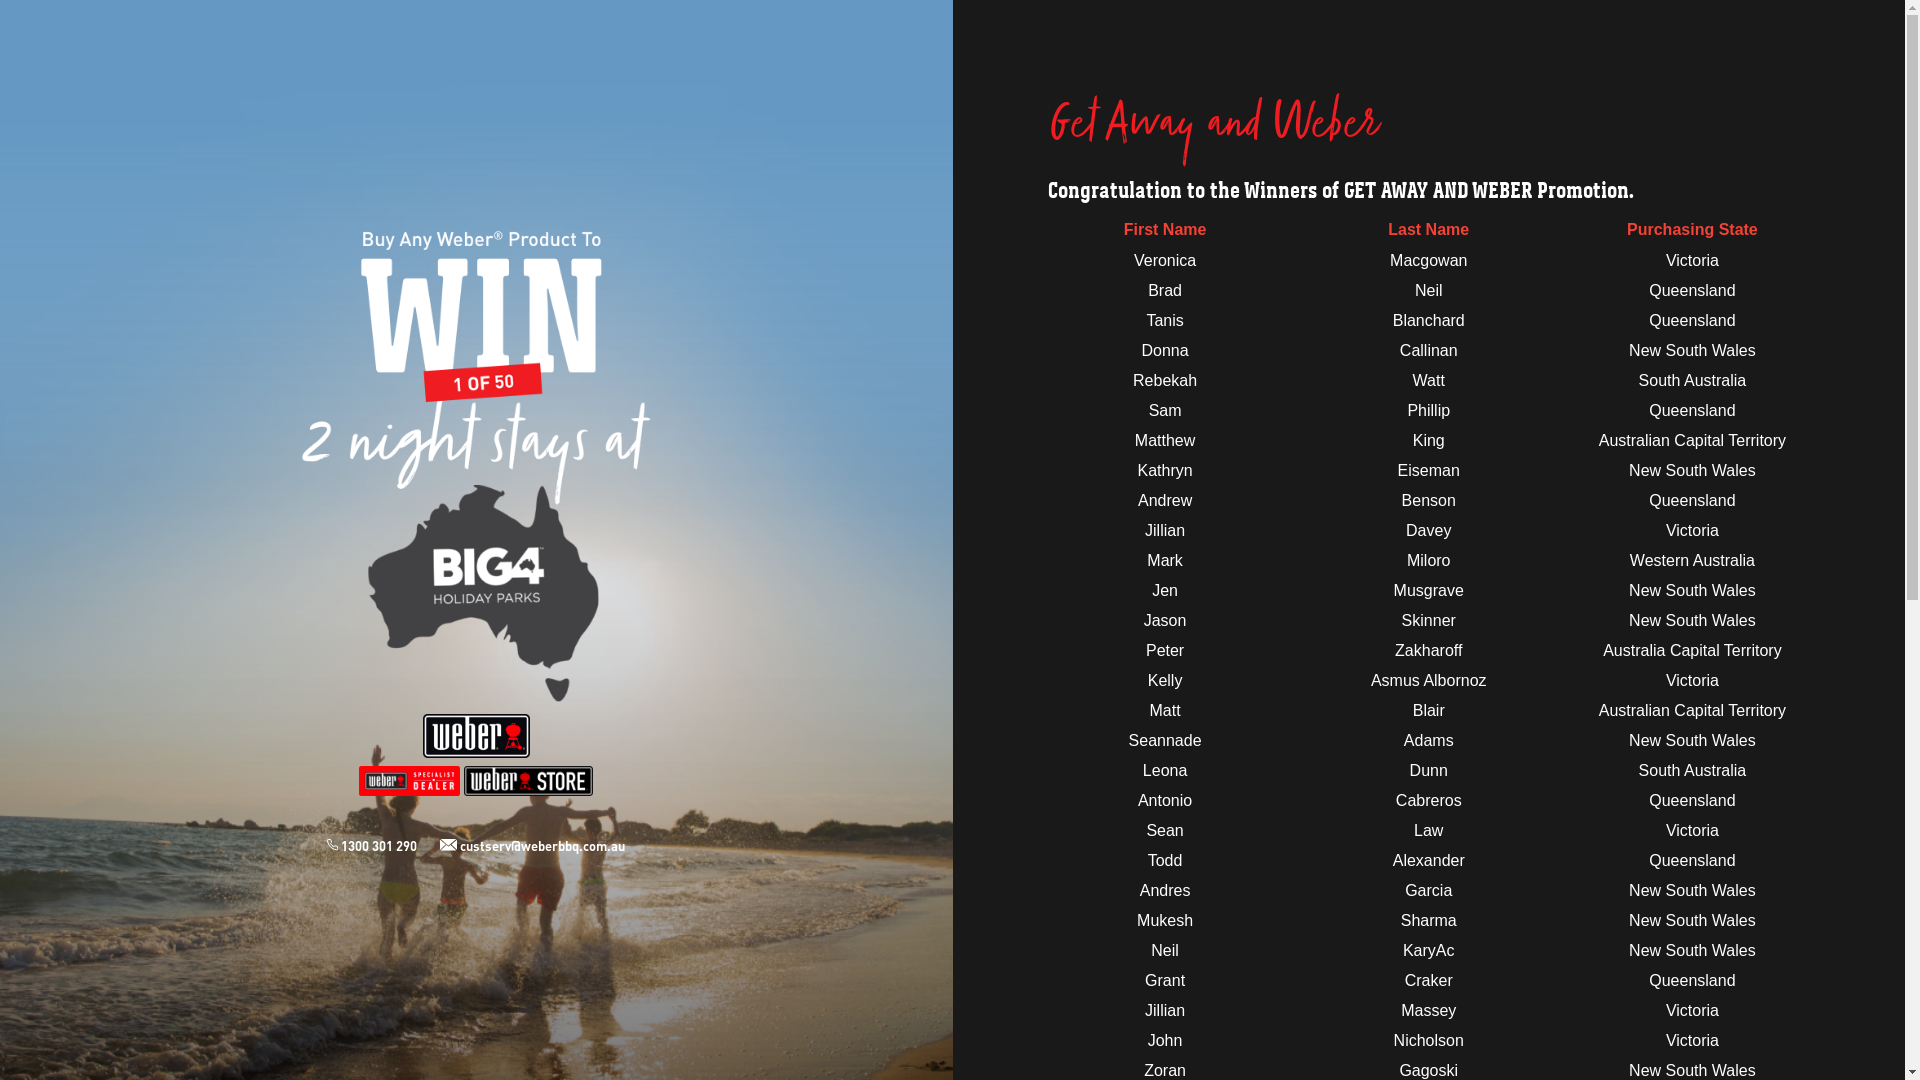  I want to click on 'custserv@weberbbq.com.au', so click(439, 845).